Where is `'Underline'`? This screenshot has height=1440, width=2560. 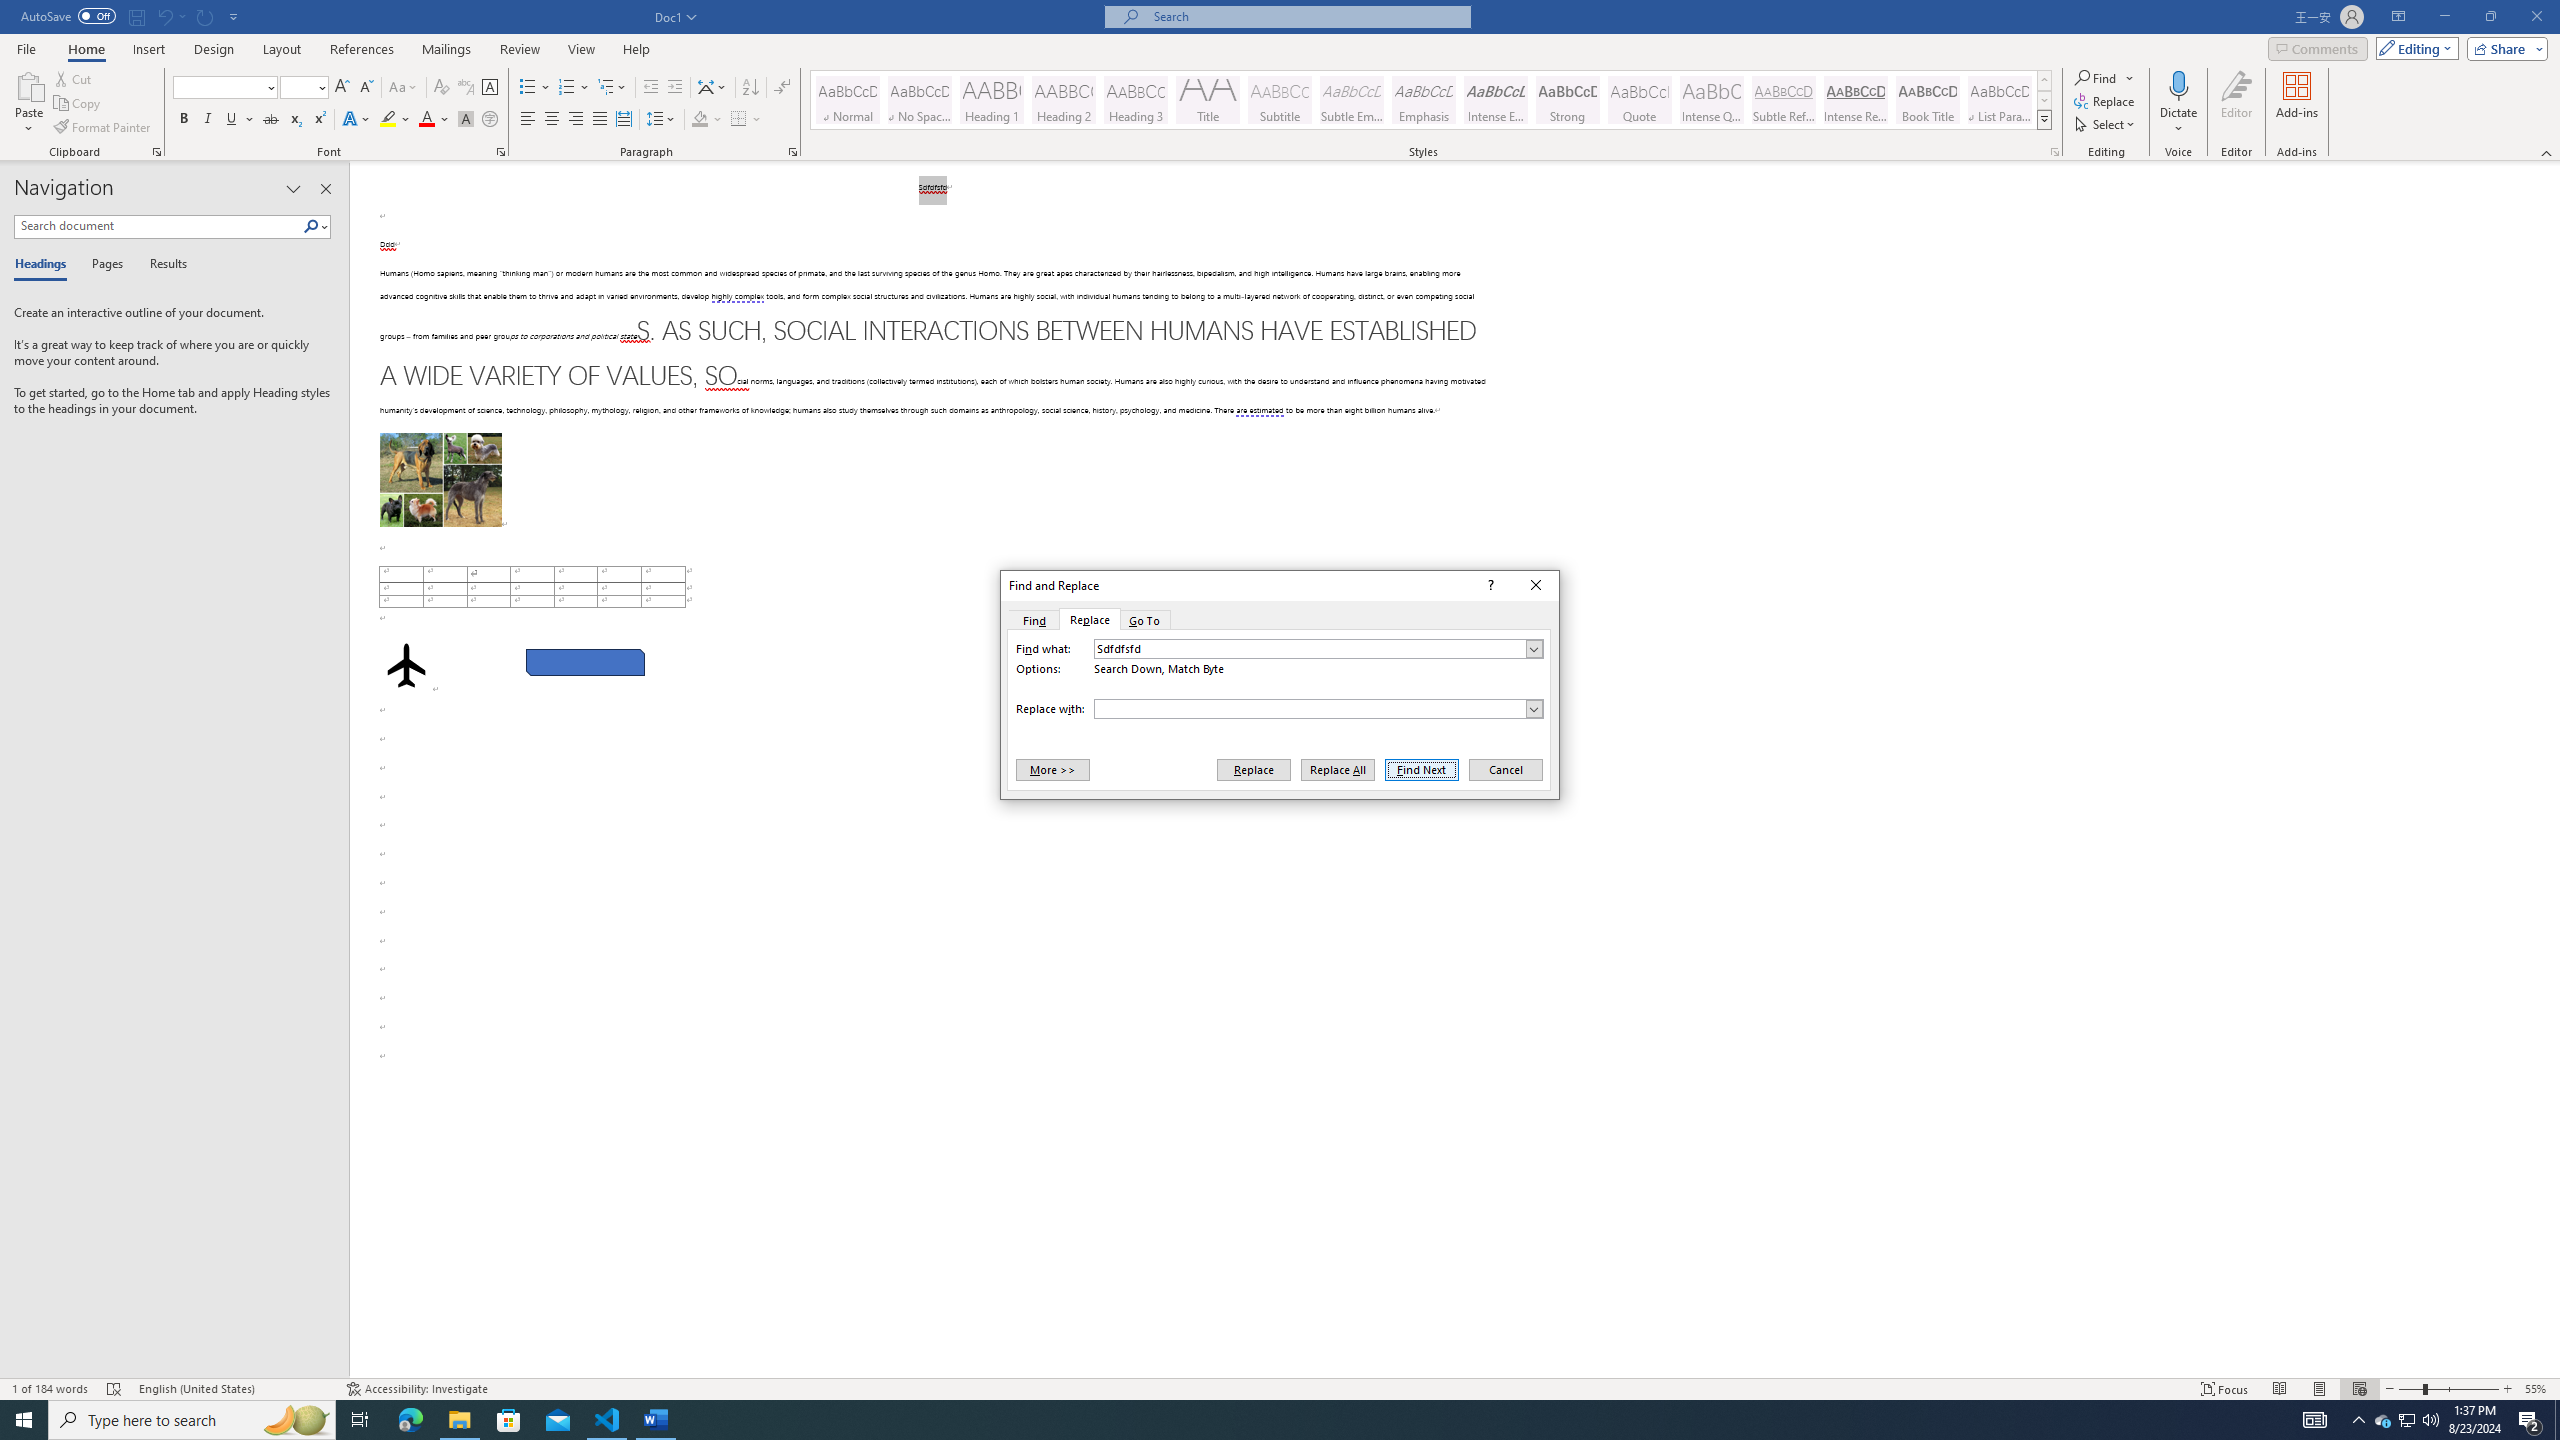
'Underline' is located at coordinates (231, 118).